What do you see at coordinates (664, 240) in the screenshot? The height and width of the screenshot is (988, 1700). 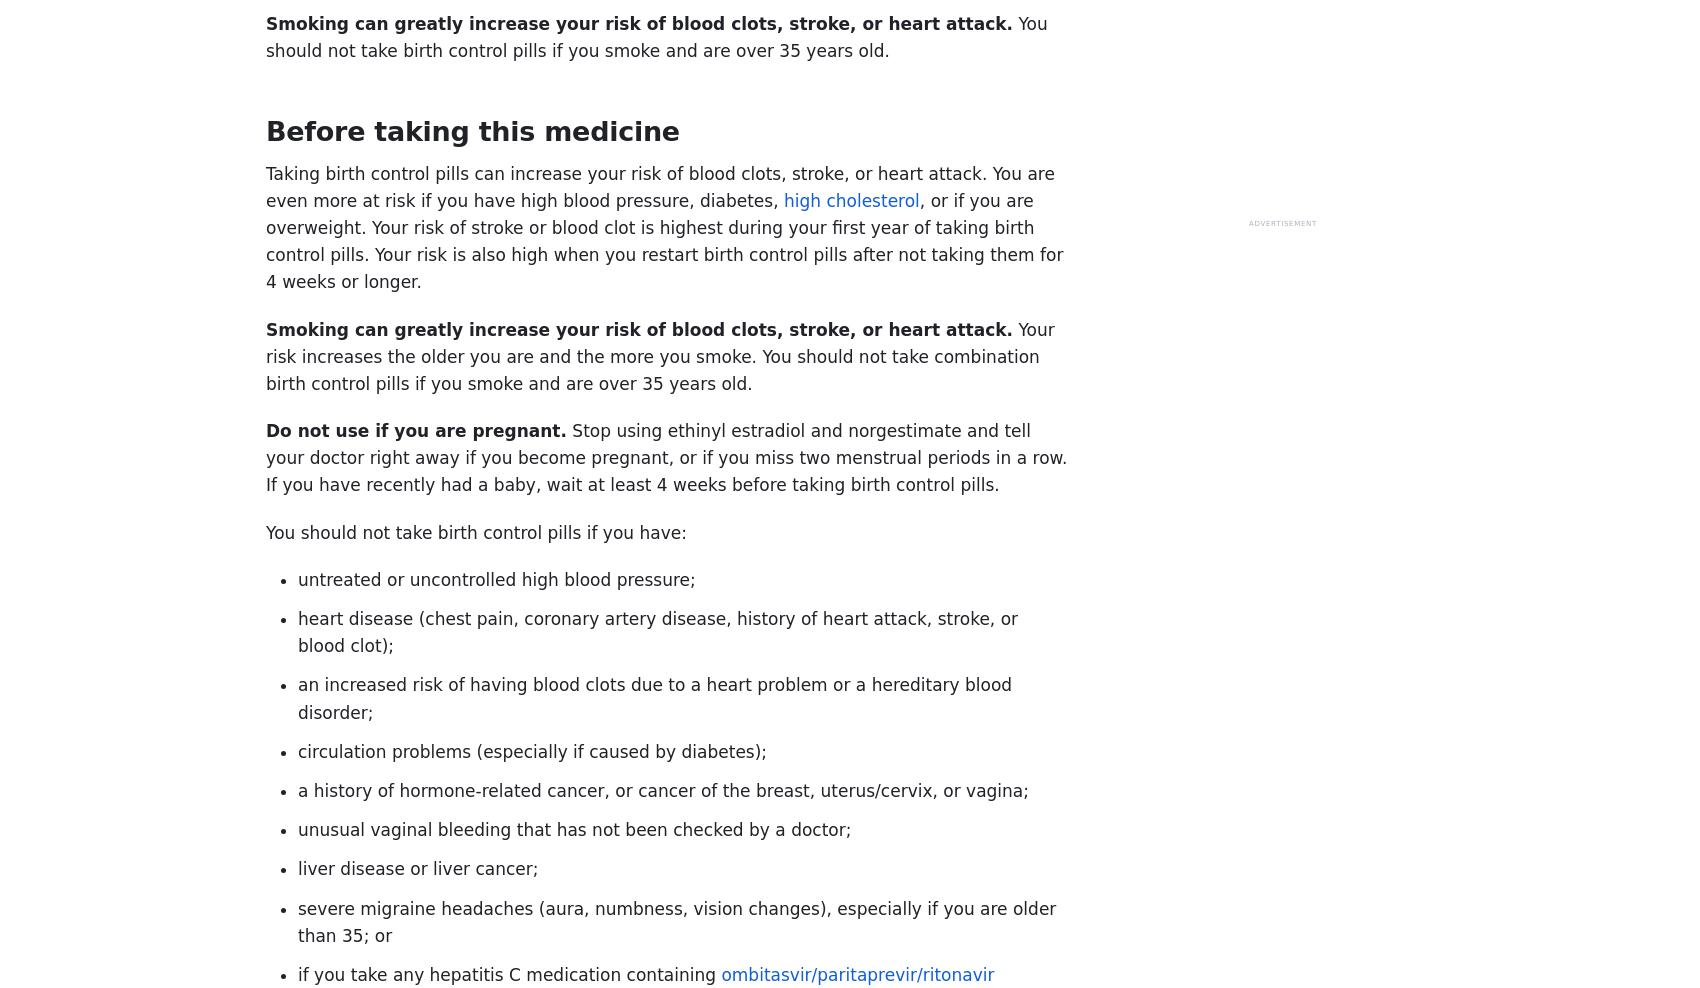 I see `', or if you are overweight. Your risk of stroke or blood clot is highest during your first year of taking birth control pills. Your risk is also high when you restart birth control pills after not taking them for 4 weeks or longer.'` at bounding box center [664, 240].